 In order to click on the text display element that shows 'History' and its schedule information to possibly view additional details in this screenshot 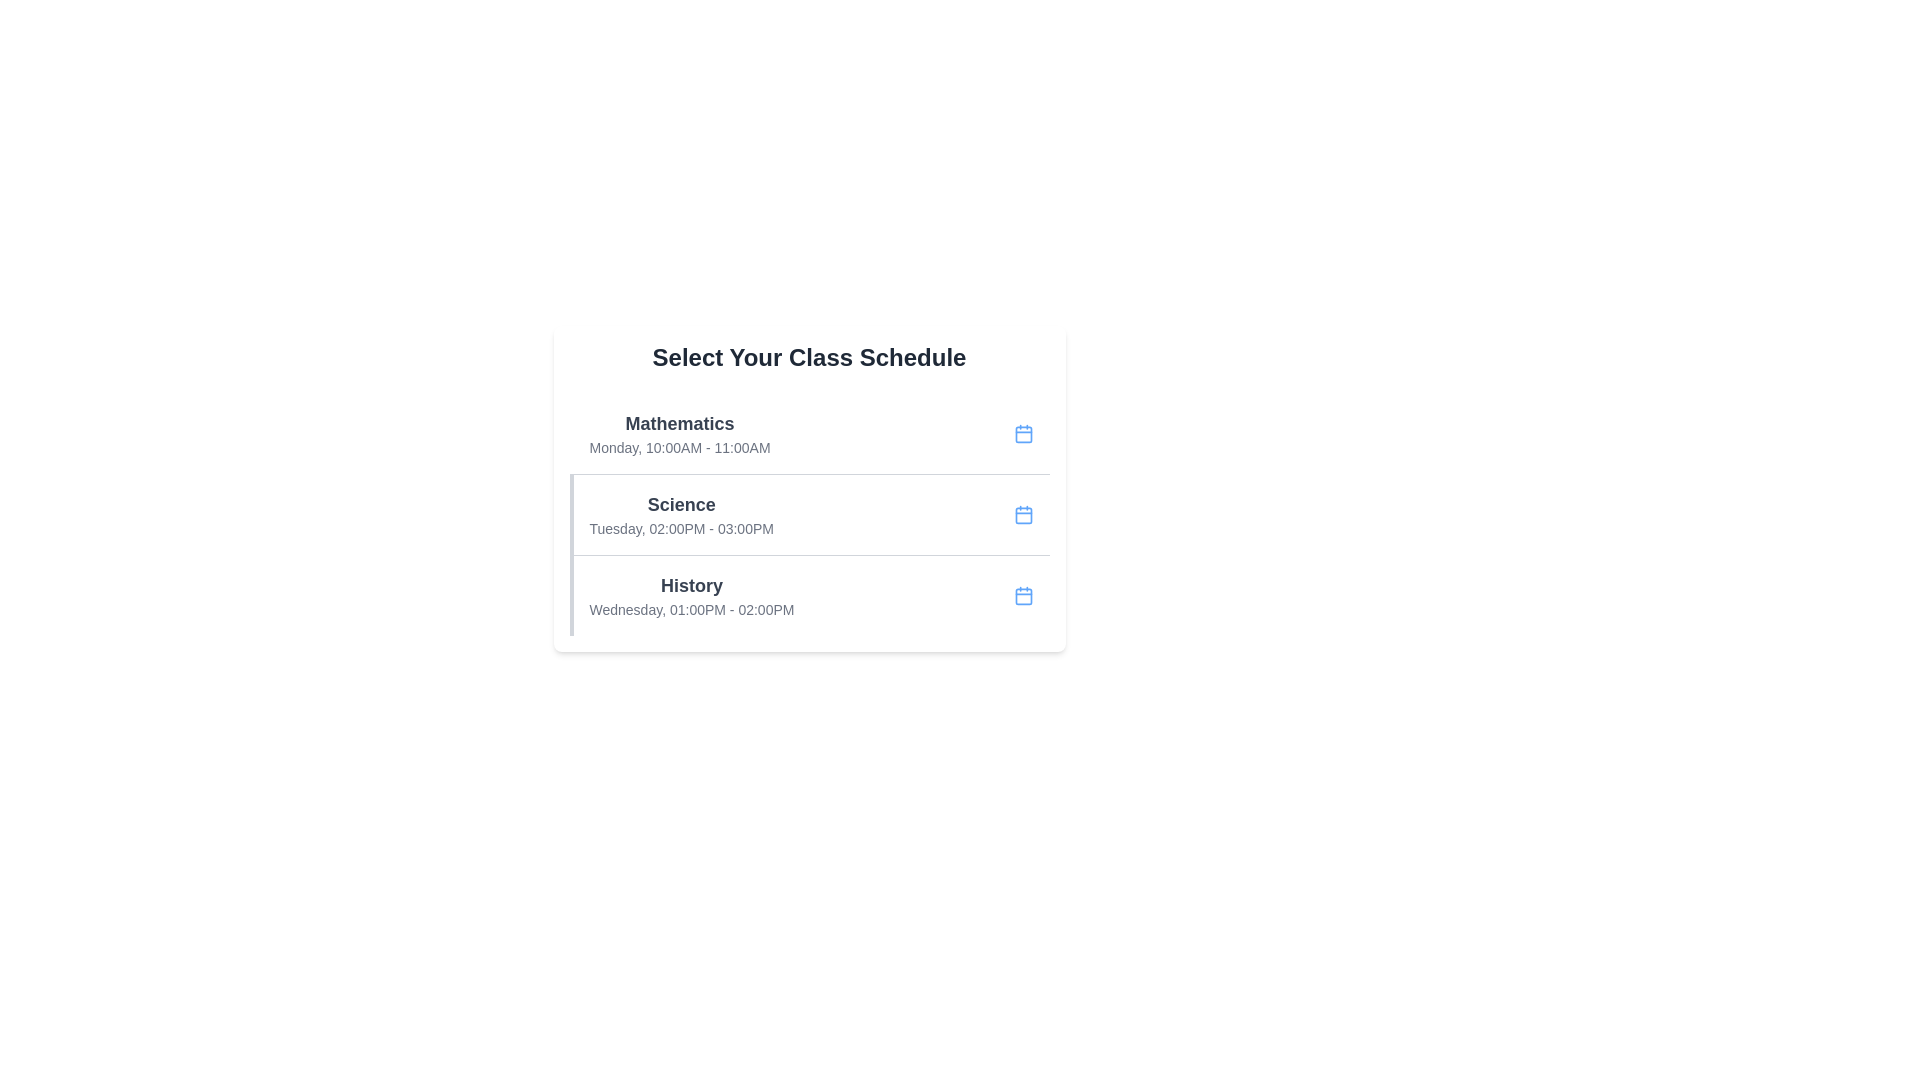, I will do `click(691, 595)`.